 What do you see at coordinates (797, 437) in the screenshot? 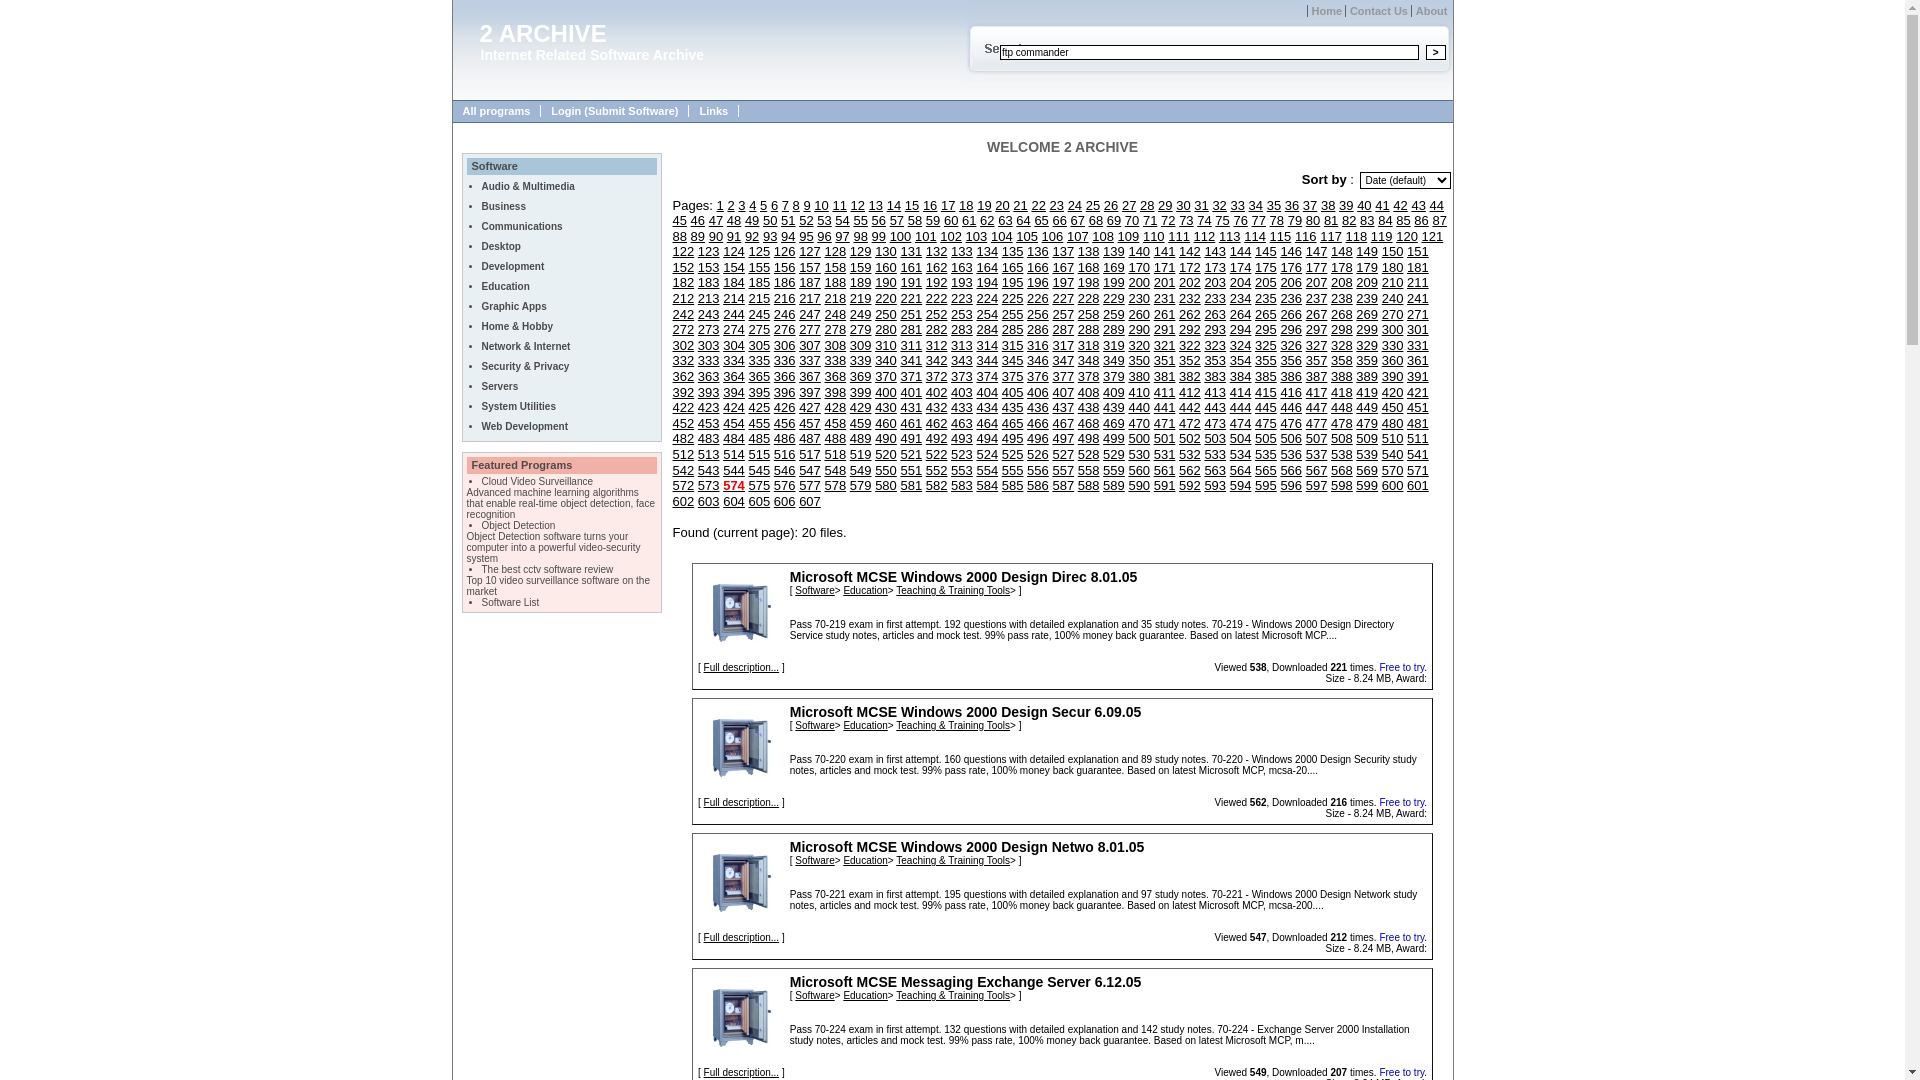
I see `'487'` at bounding box center [797, 437].